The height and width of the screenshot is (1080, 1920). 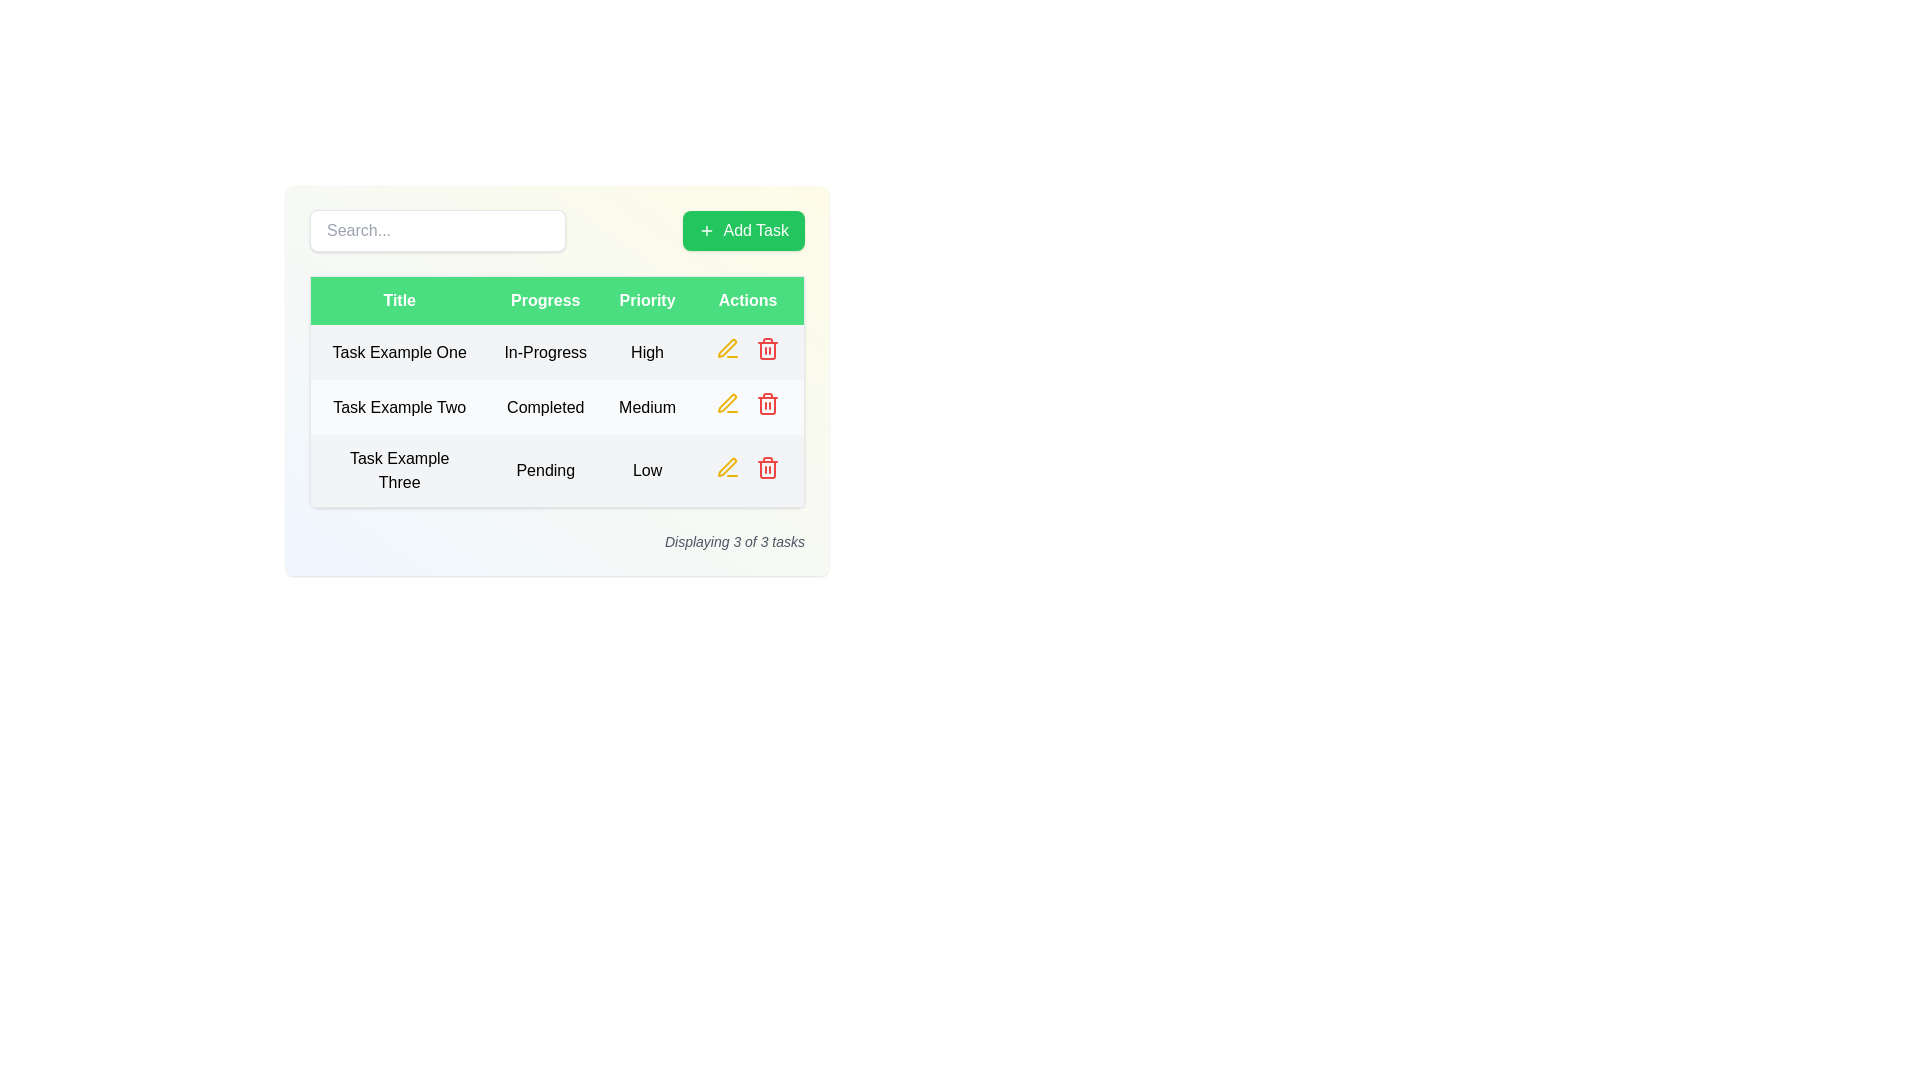 I want to click on the text label indicating the status of the task in the second cell under the 'Progress' column of the third row titled 'Task Example Three', so click(x=545, y=471).